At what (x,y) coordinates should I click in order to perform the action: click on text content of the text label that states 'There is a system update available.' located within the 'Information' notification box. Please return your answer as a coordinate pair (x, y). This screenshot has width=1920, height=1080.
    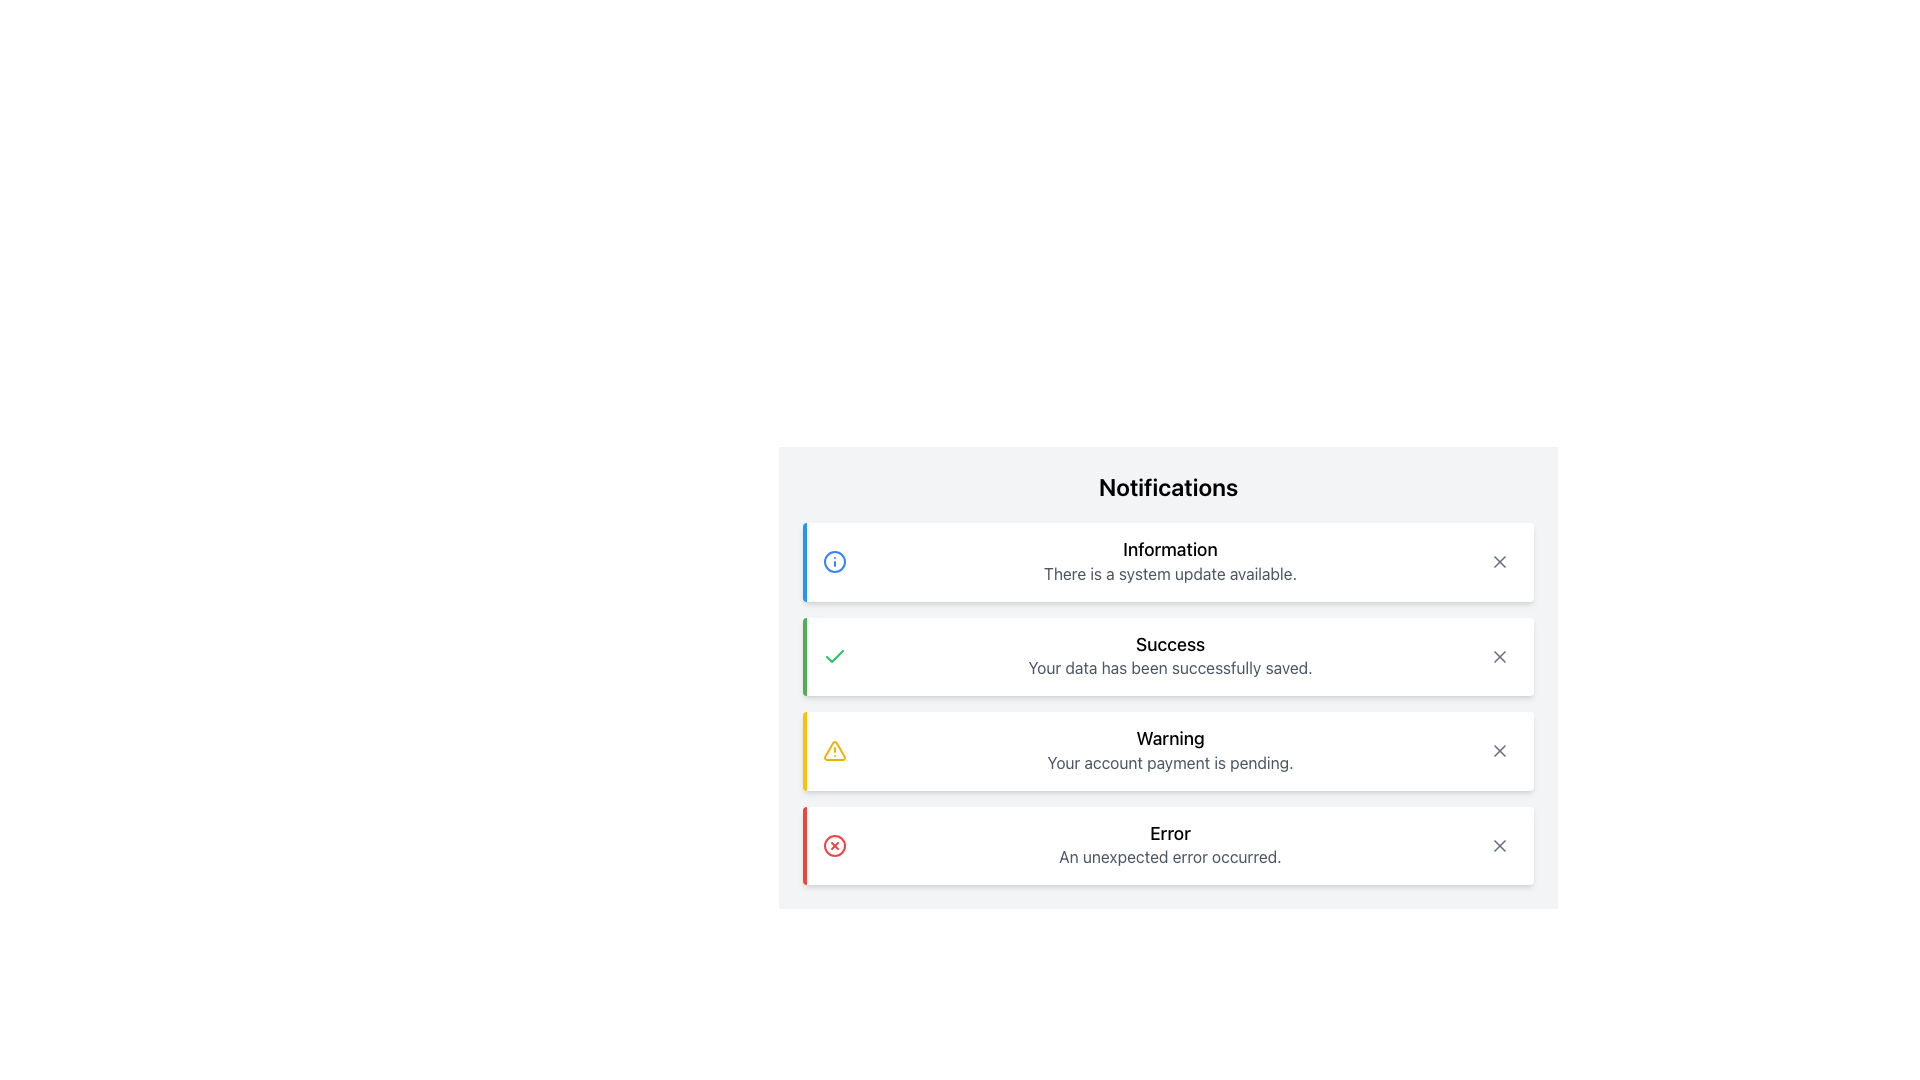
    Looking at the image, I should click on (1170, 573).